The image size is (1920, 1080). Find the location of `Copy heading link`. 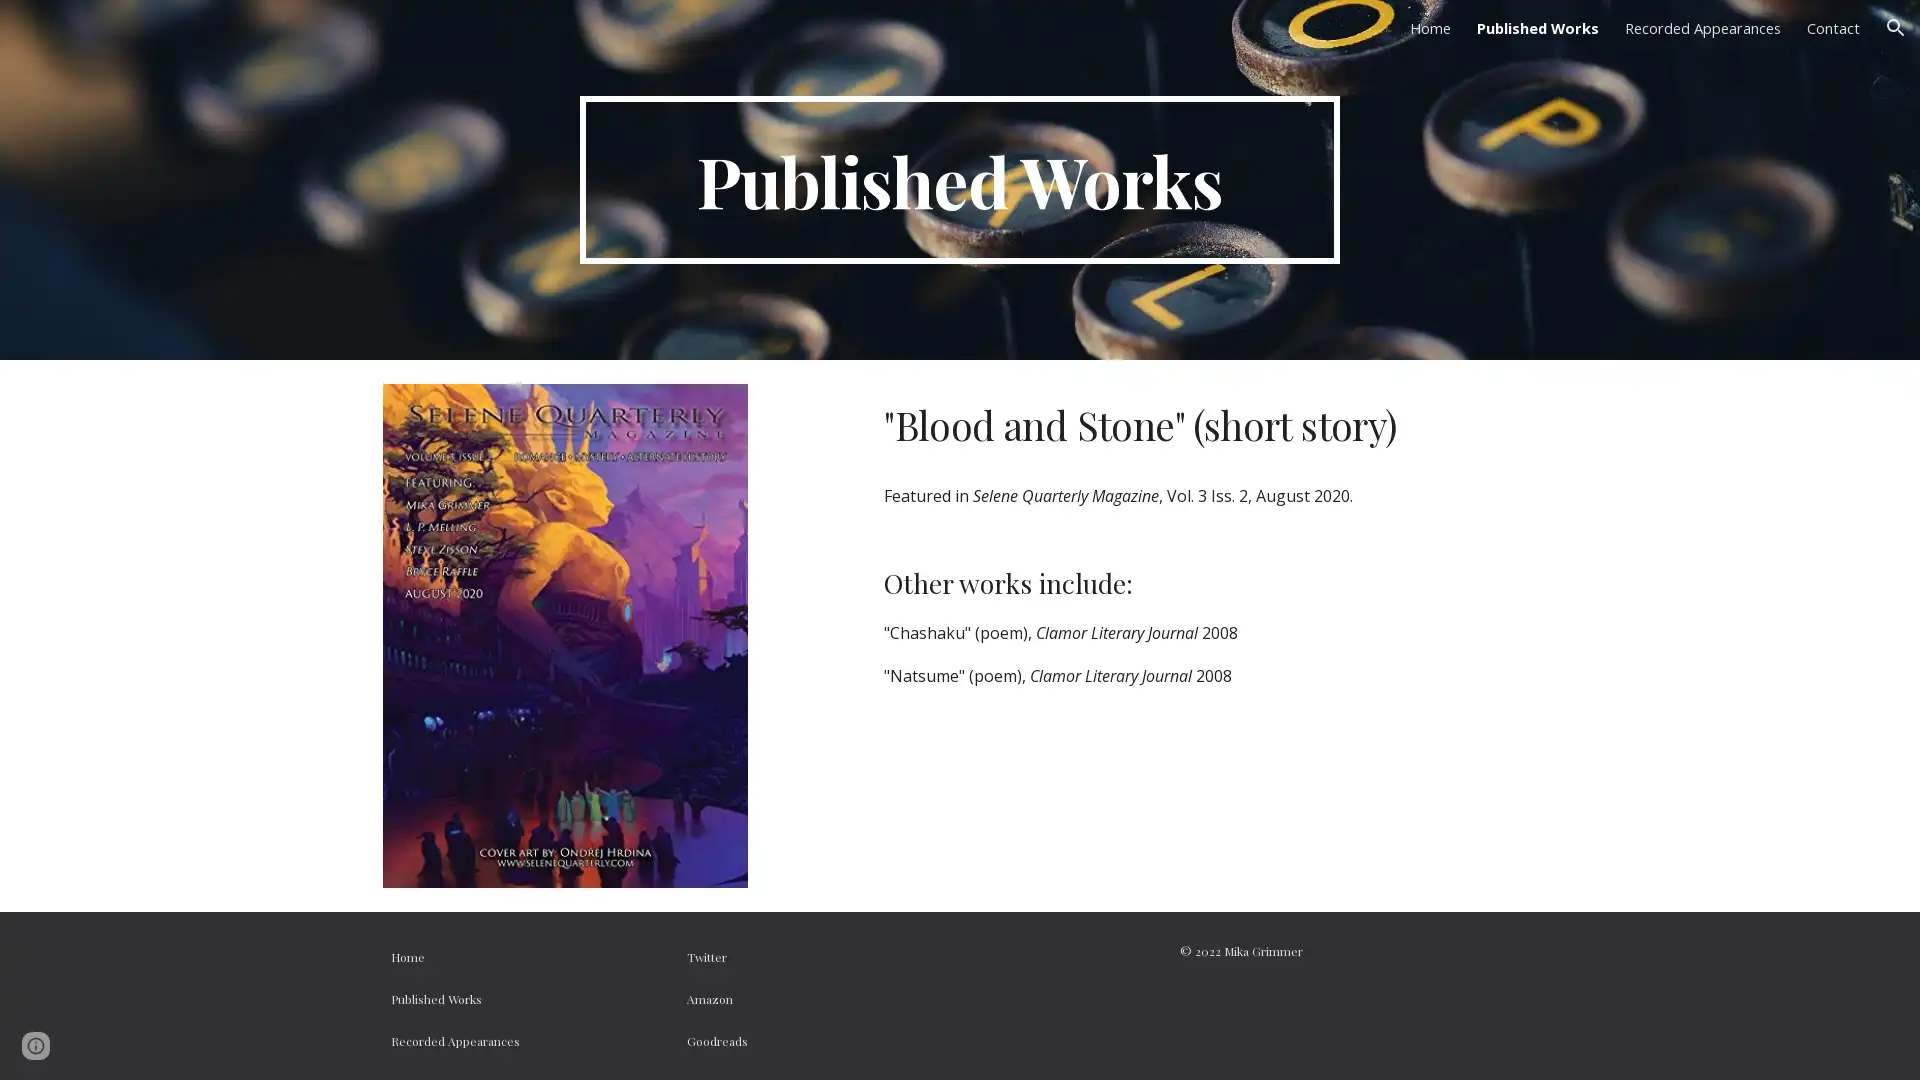

Copy heading link is located at coordinates (1418, 423).